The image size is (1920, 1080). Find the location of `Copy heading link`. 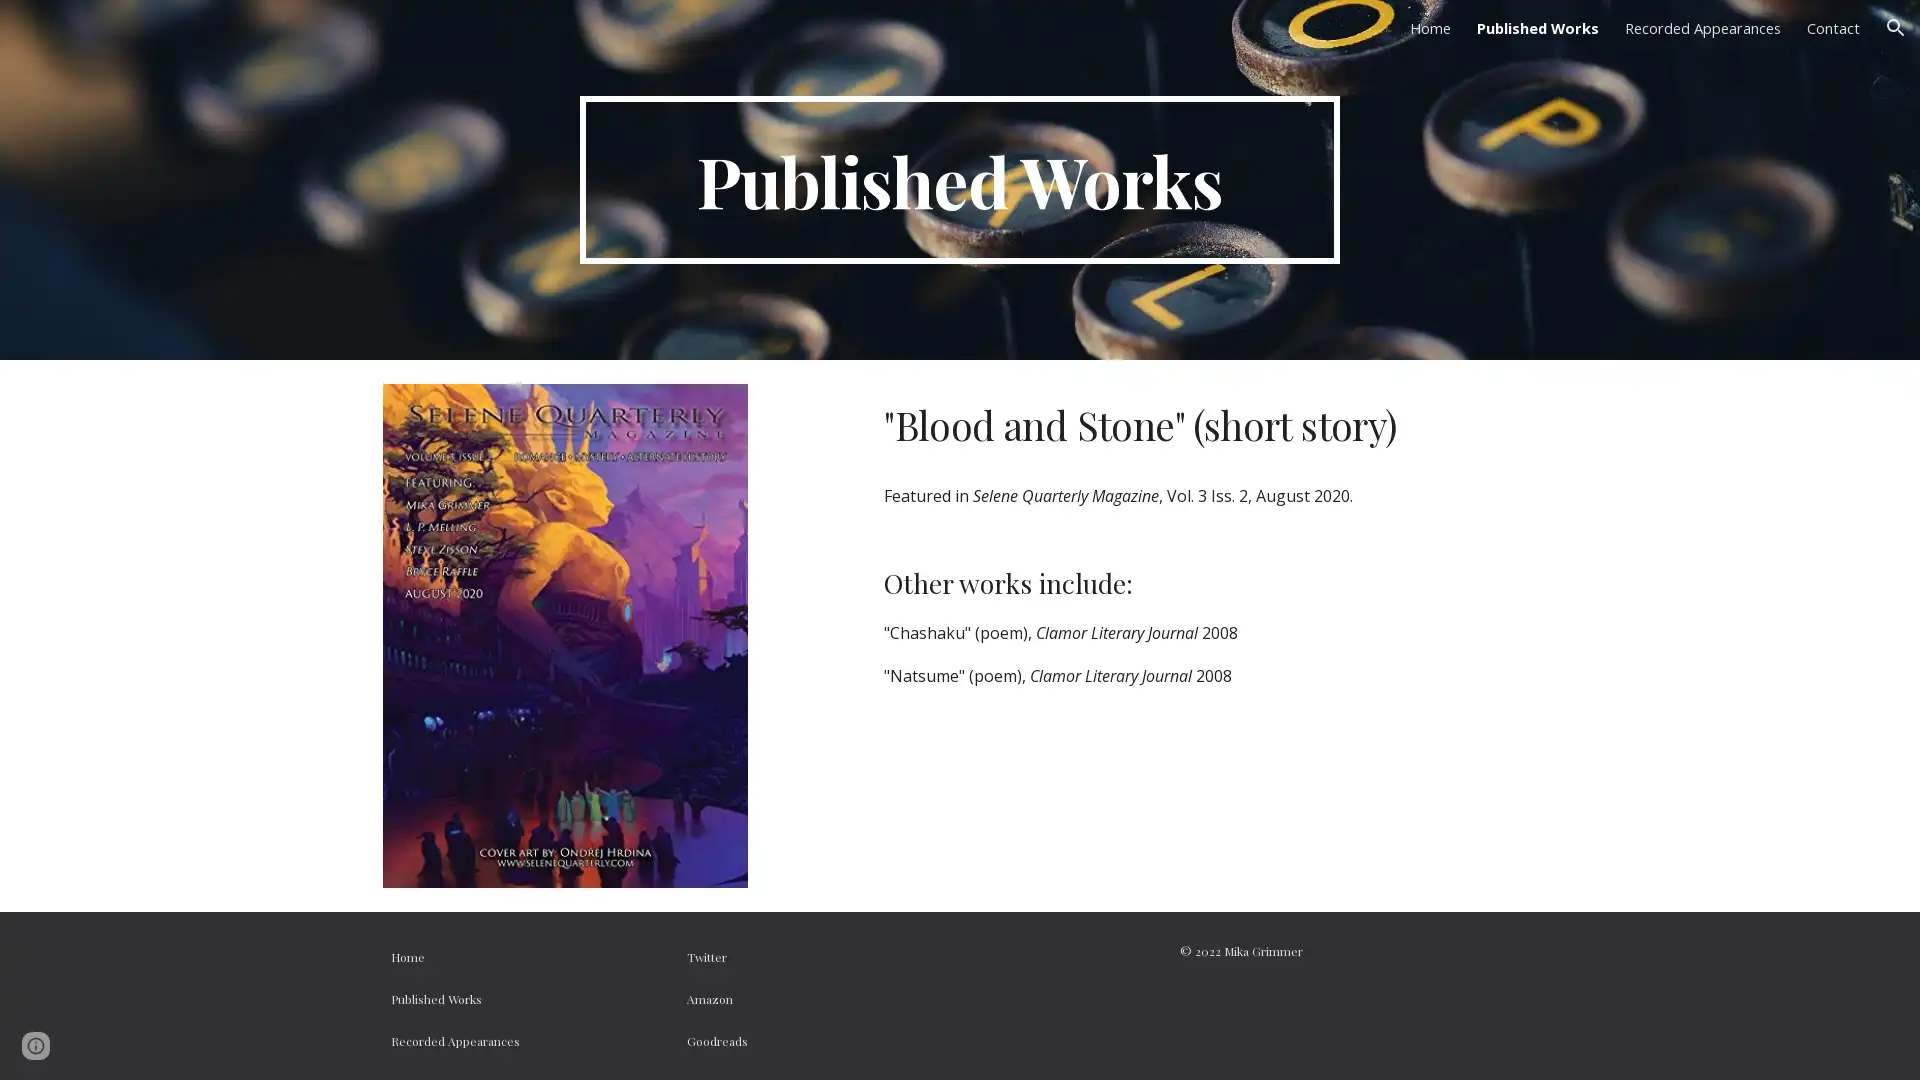

Copy heading link is located at coordinates (1418, 423).